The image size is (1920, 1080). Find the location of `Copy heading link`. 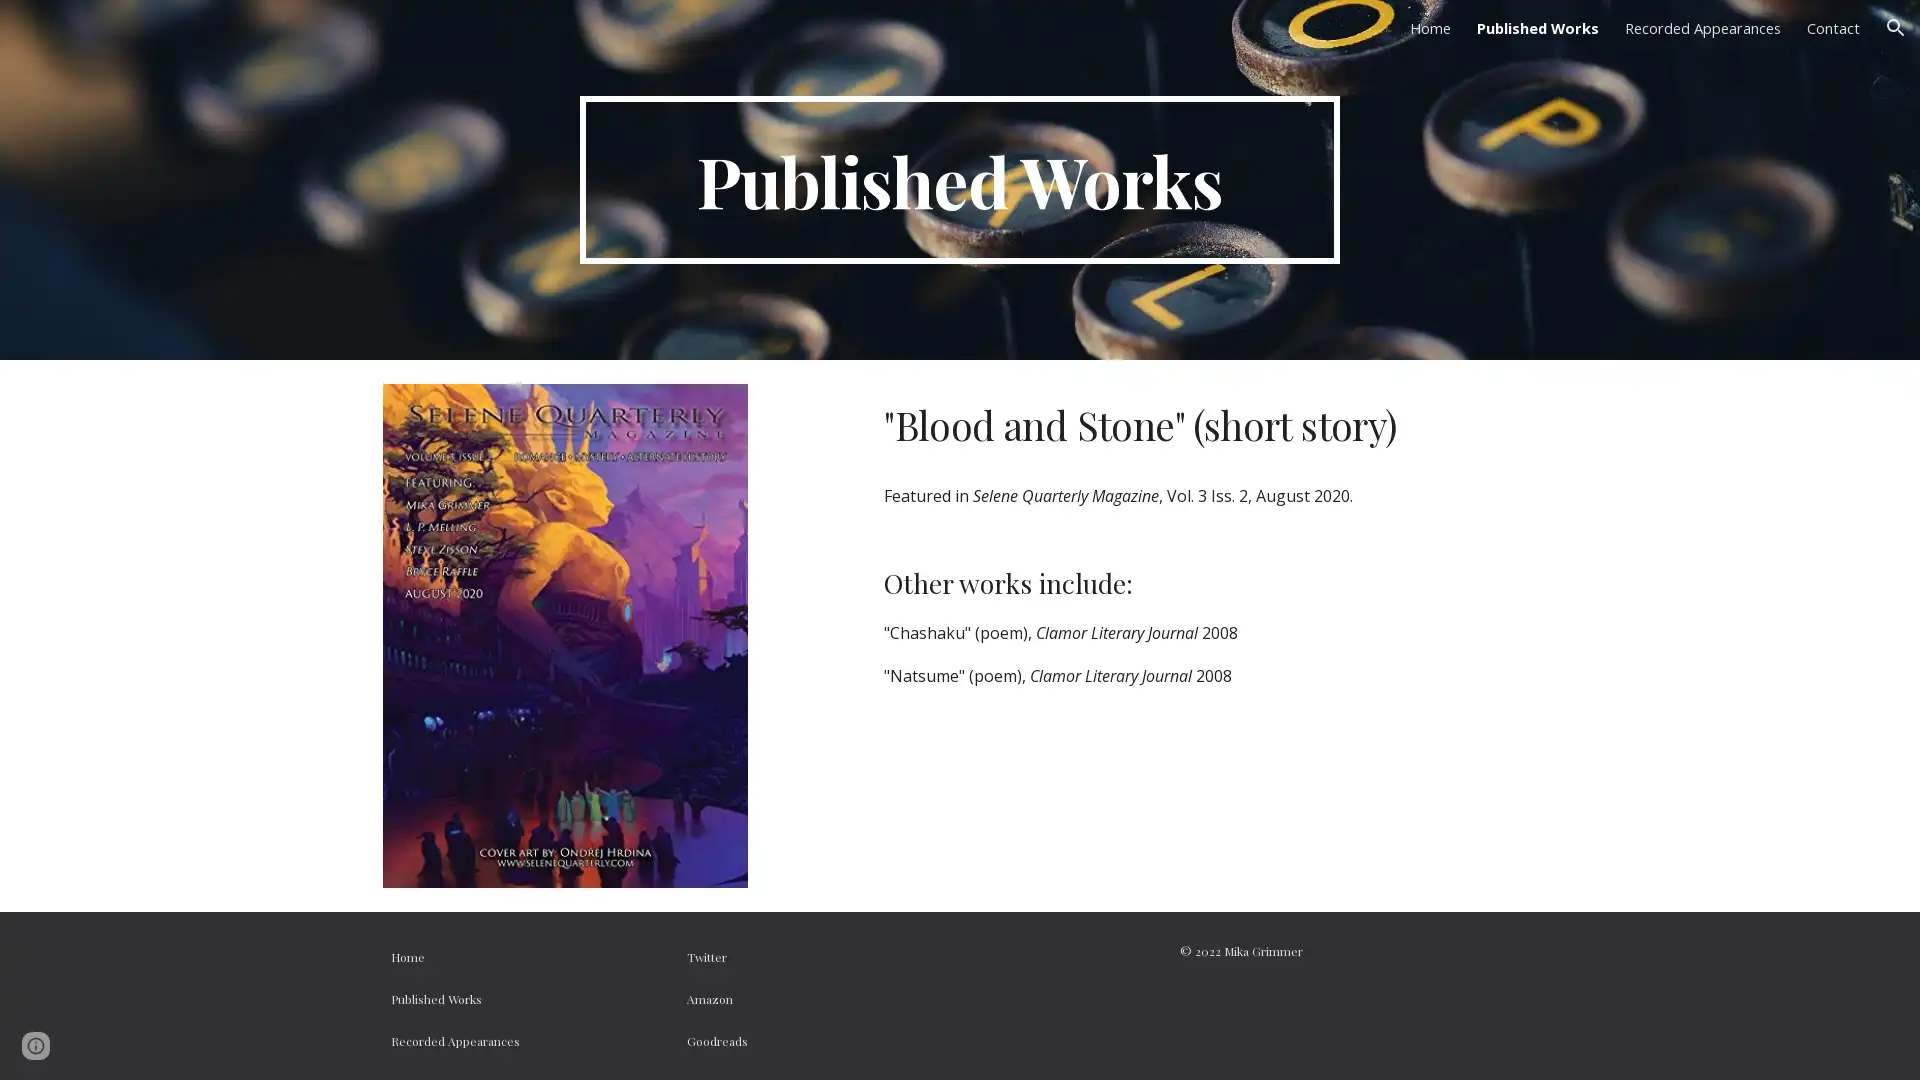

Copy heading link is located at coordinates (1418, 423).